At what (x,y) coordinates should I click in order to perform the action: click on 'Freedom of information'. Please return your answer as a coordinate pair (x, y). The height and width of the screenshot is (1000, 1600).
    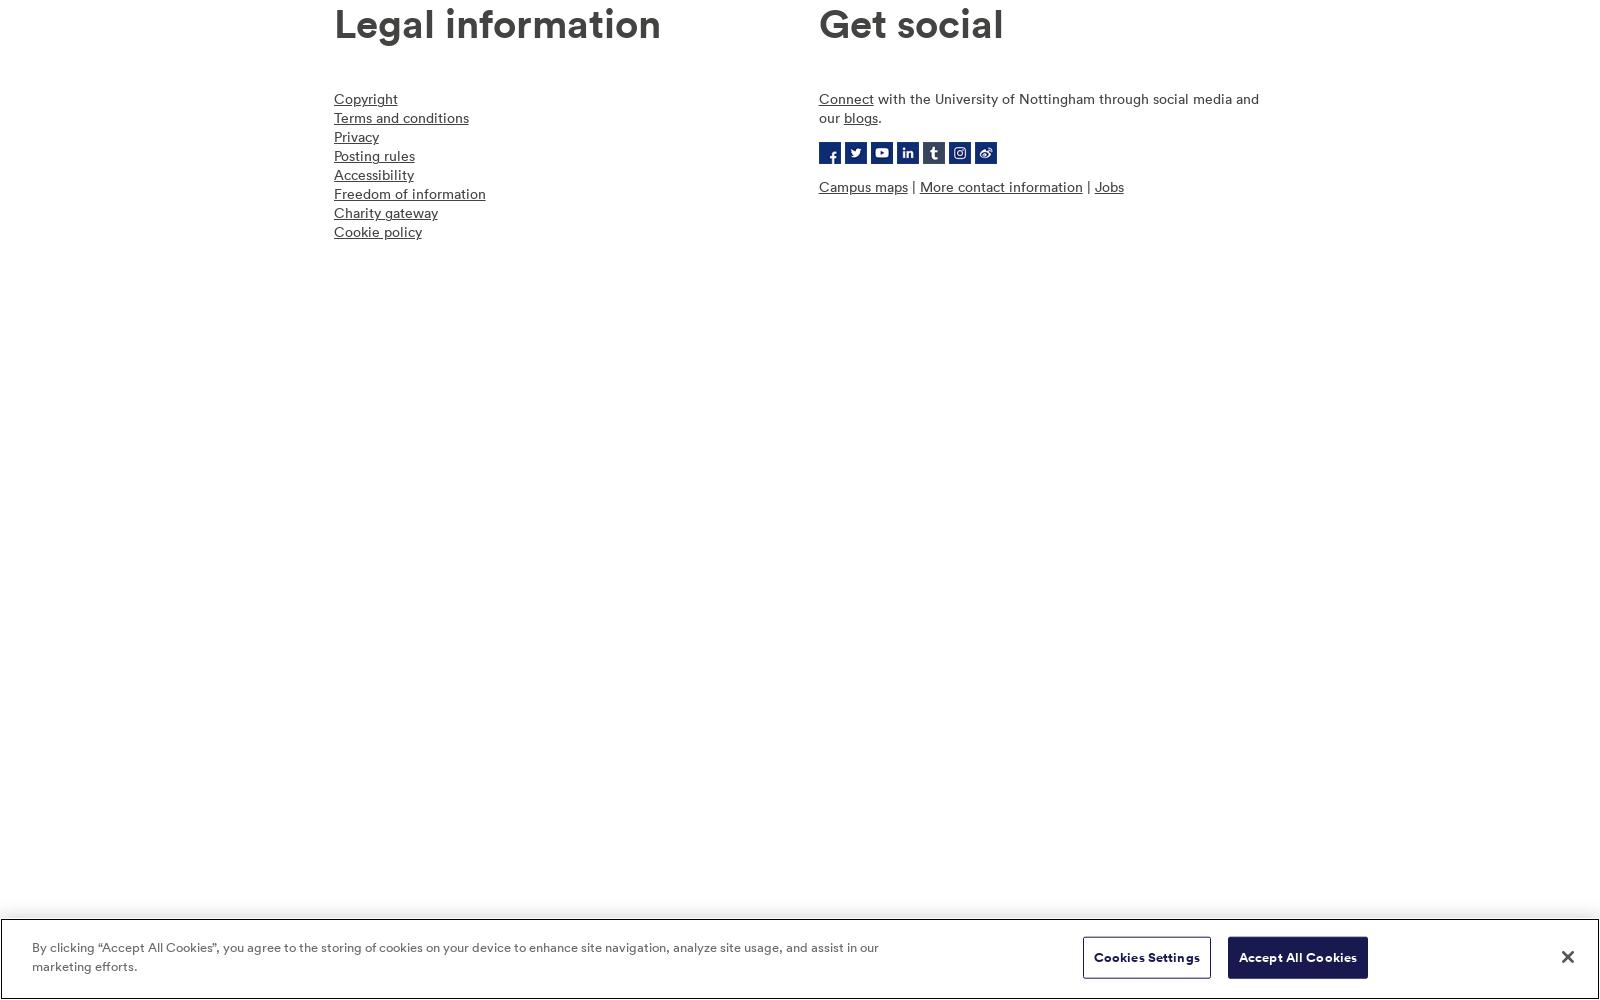
    Looking at the image, I should click on (332, 192).